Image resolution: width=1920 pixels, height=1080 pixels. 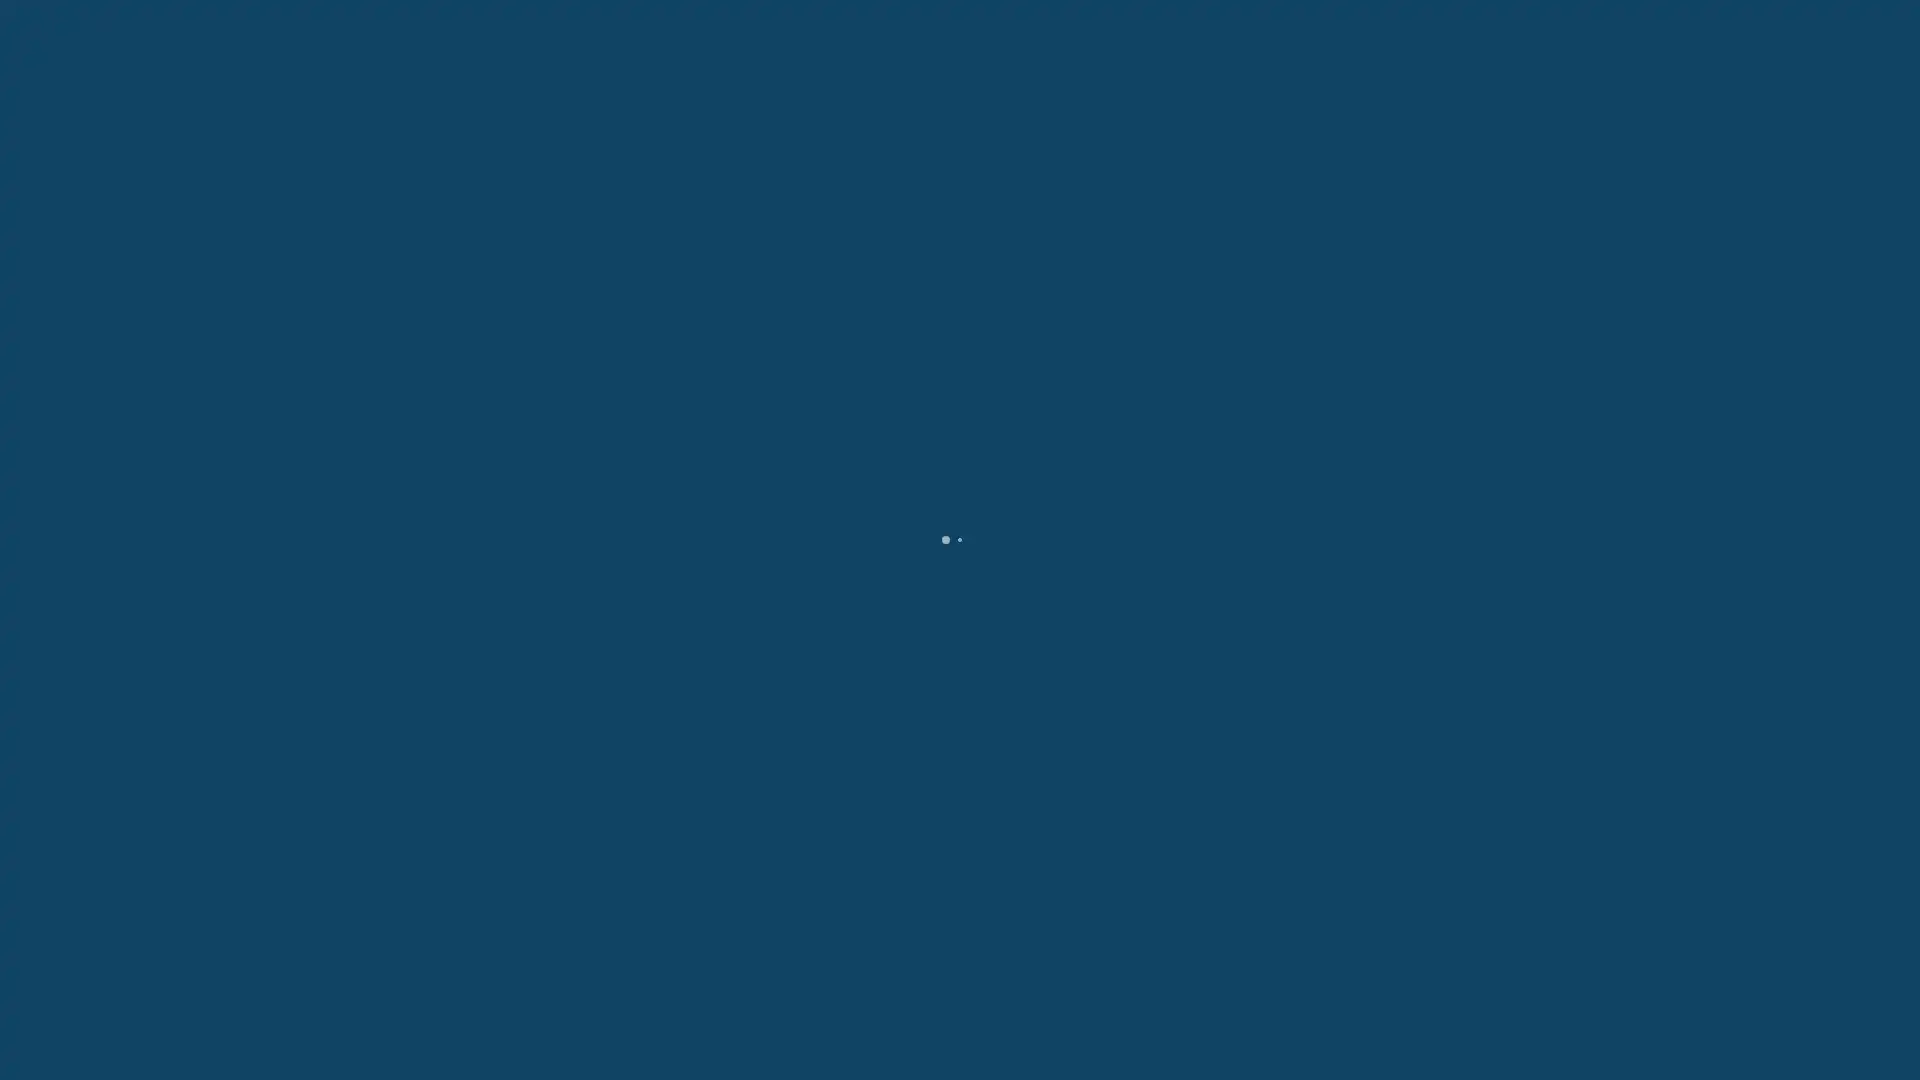 What do you see at coordinates (960, 623) in the screenshot?
I see `Forgot your password?` at bounding box center [960, 623].